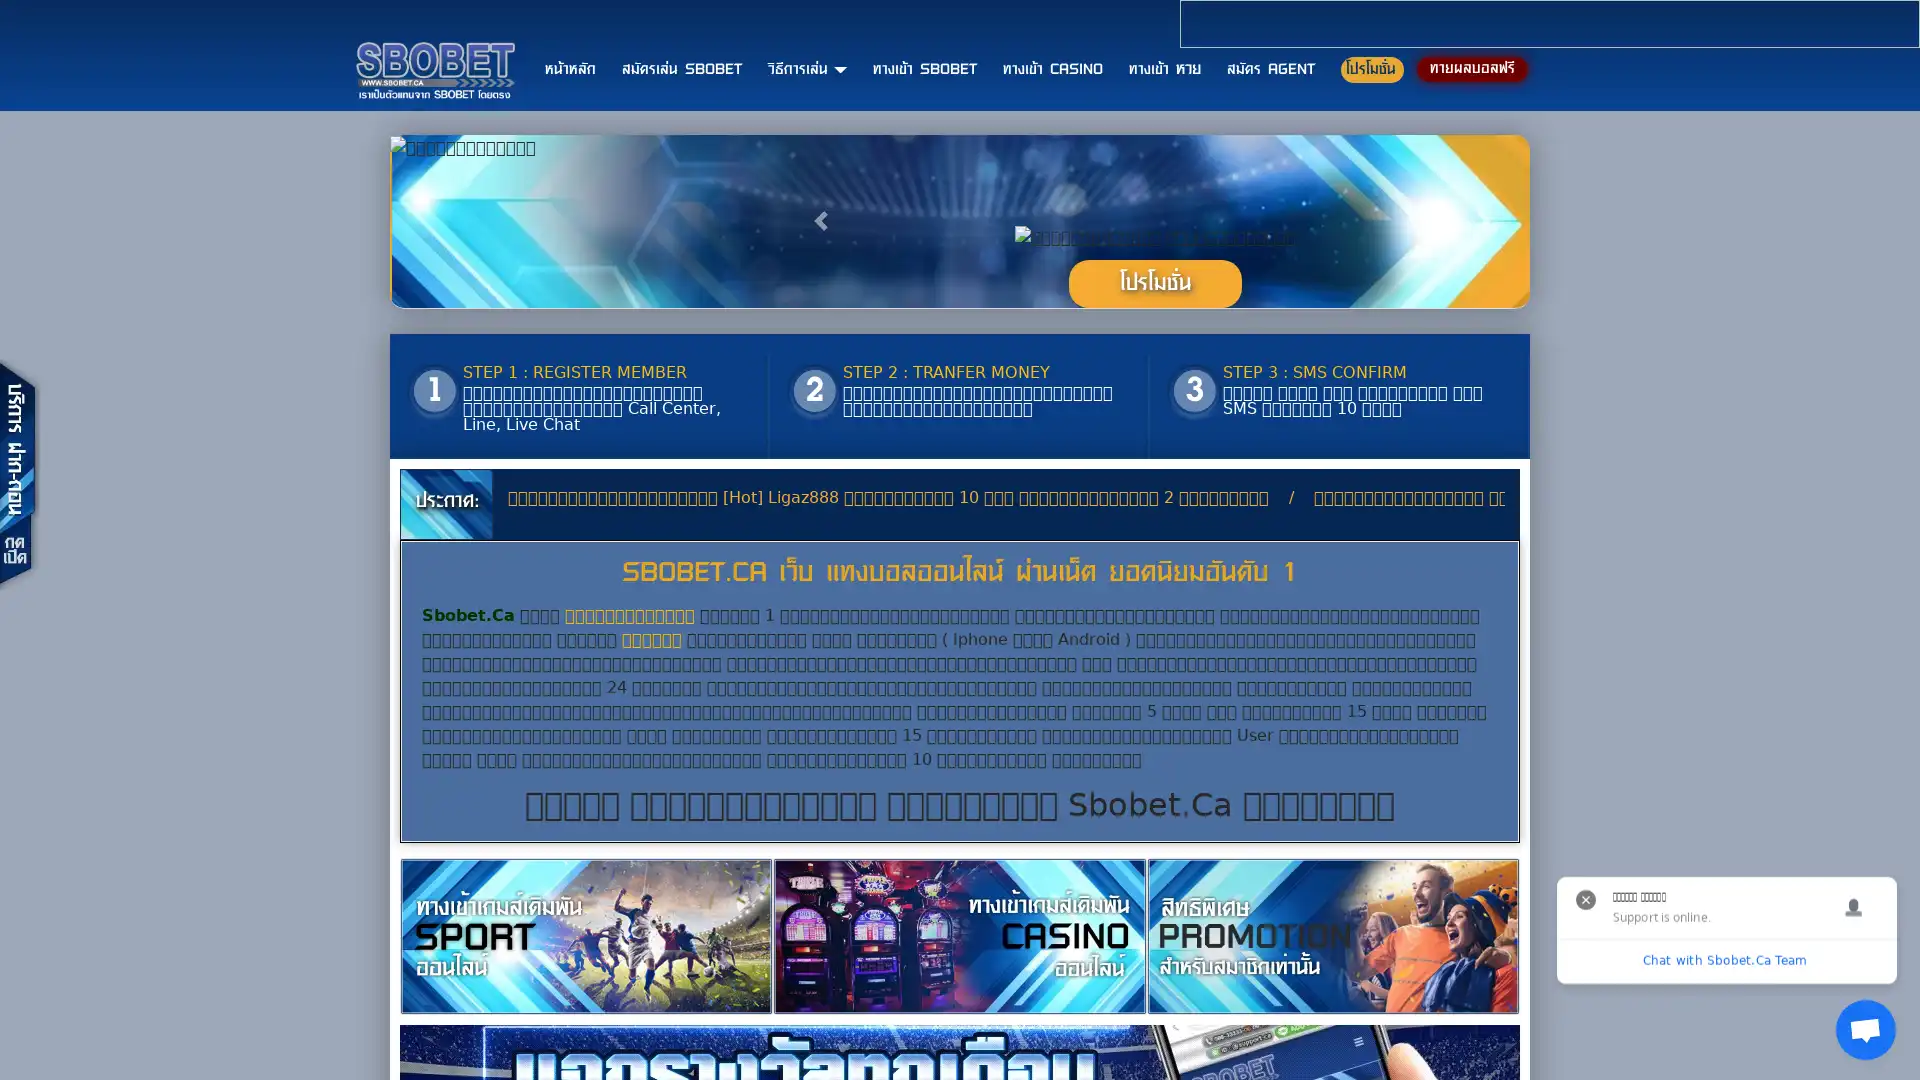 The width and height of the screenshot is (1920, 1080). Describe the element at coordinates (1154, 442) in the screenshot. I see `-` at that location.